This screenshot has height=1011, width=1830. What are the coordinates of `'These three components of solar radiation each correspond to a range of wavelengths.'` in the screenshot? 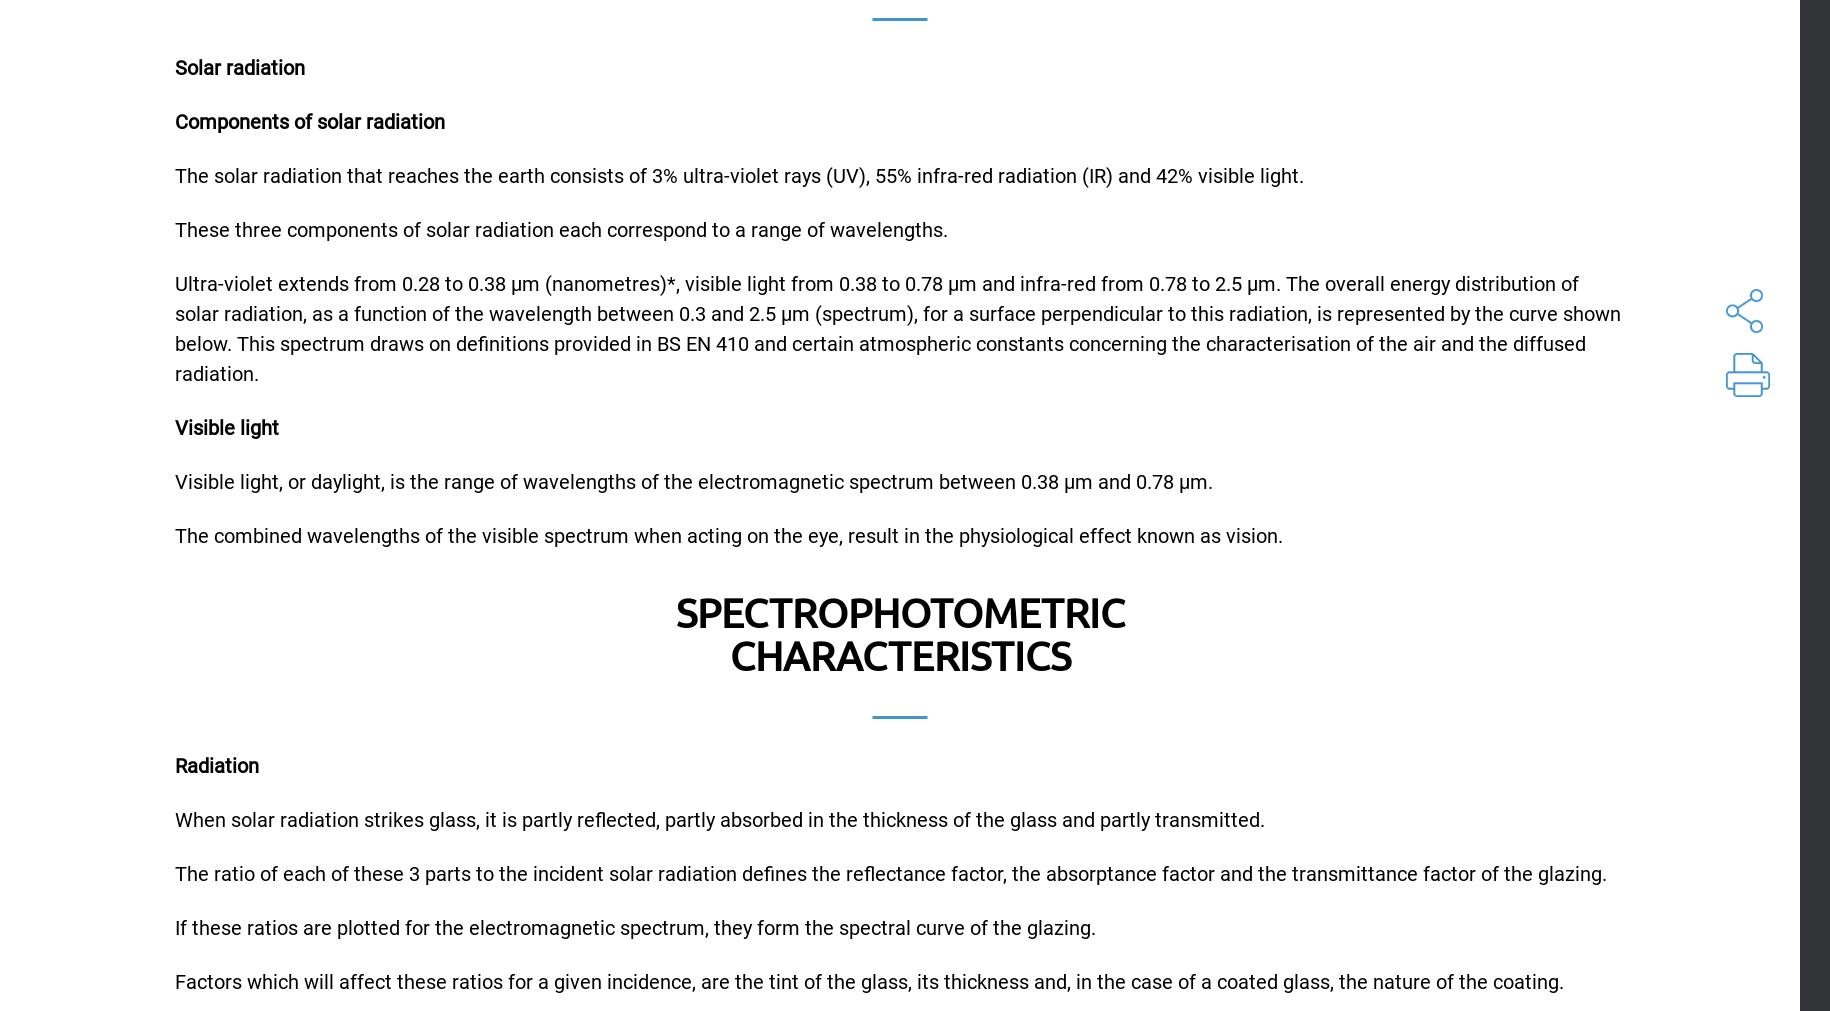 It's located at (560, 230).